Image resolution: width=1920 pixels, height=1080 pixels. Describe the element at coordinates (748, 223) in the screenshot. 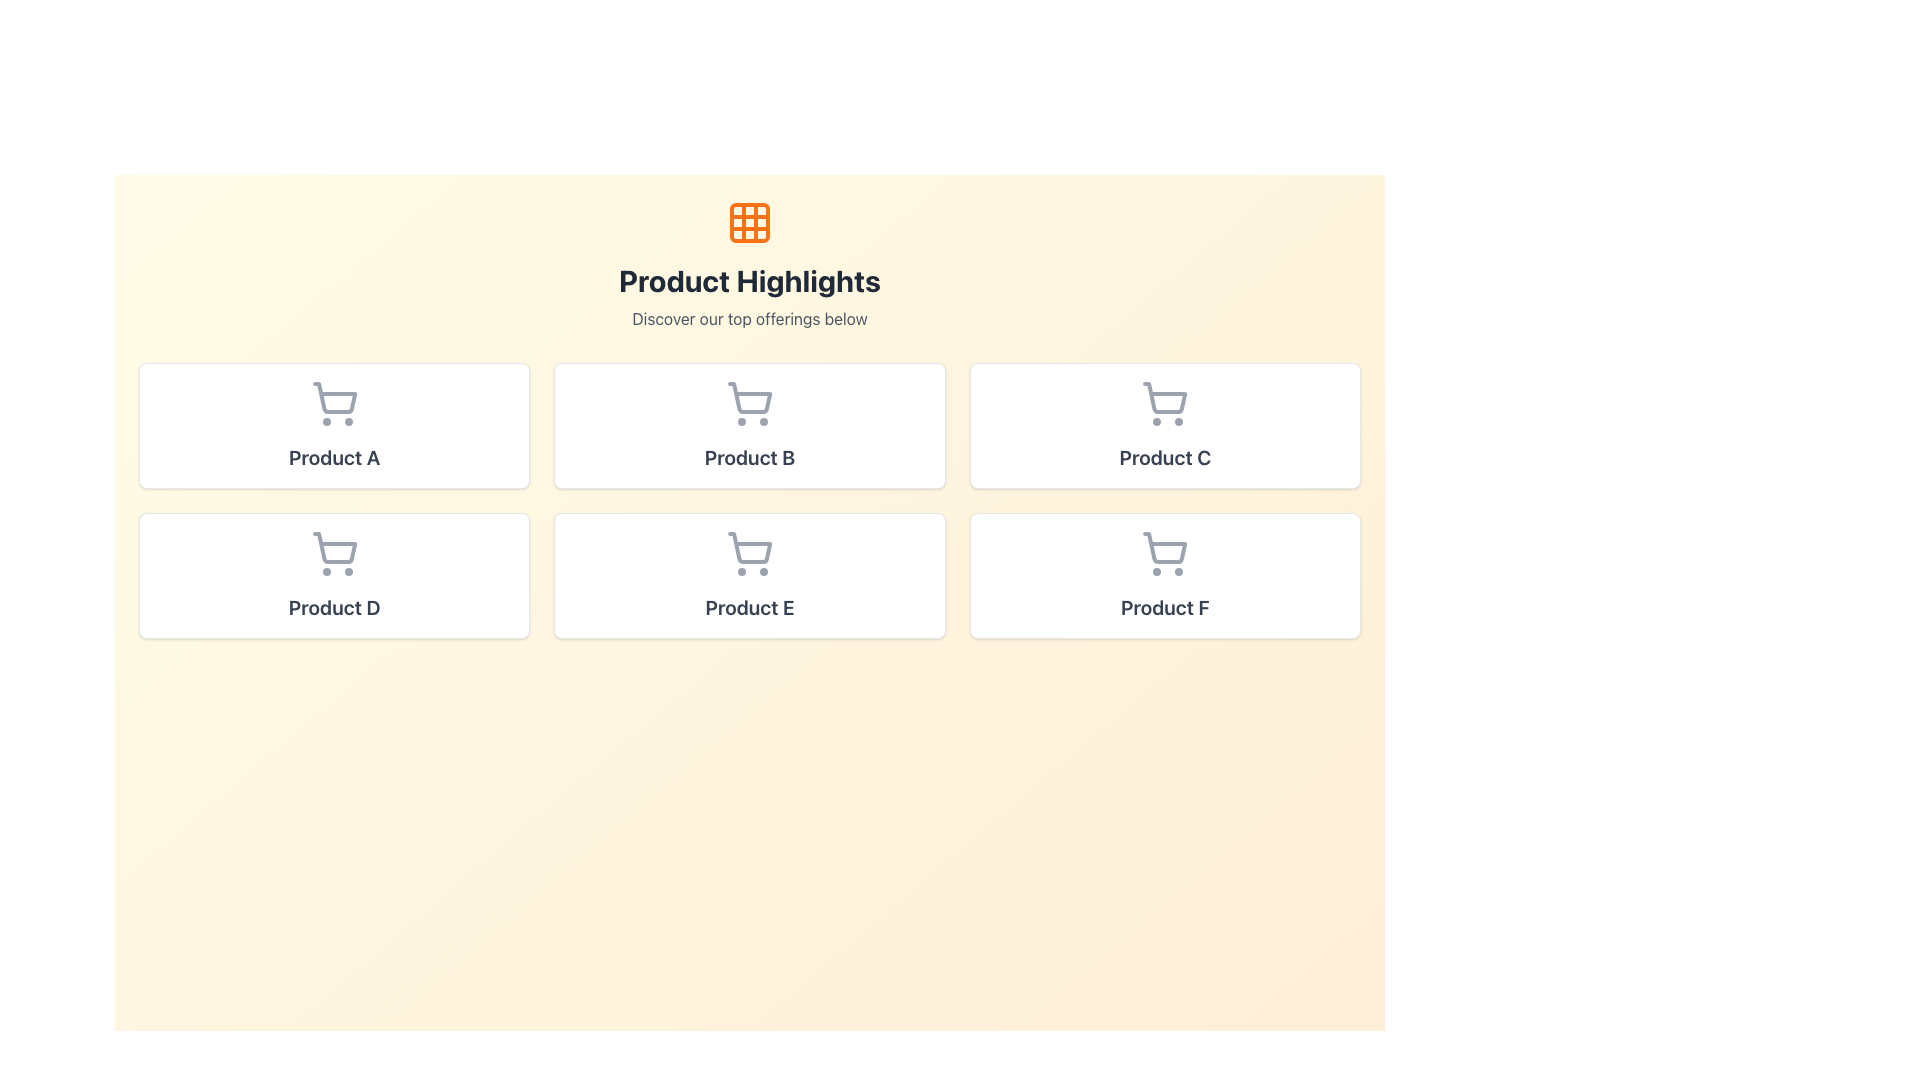

I see `the orange square icon located at the center of the 3x3 grid layout` at that location.